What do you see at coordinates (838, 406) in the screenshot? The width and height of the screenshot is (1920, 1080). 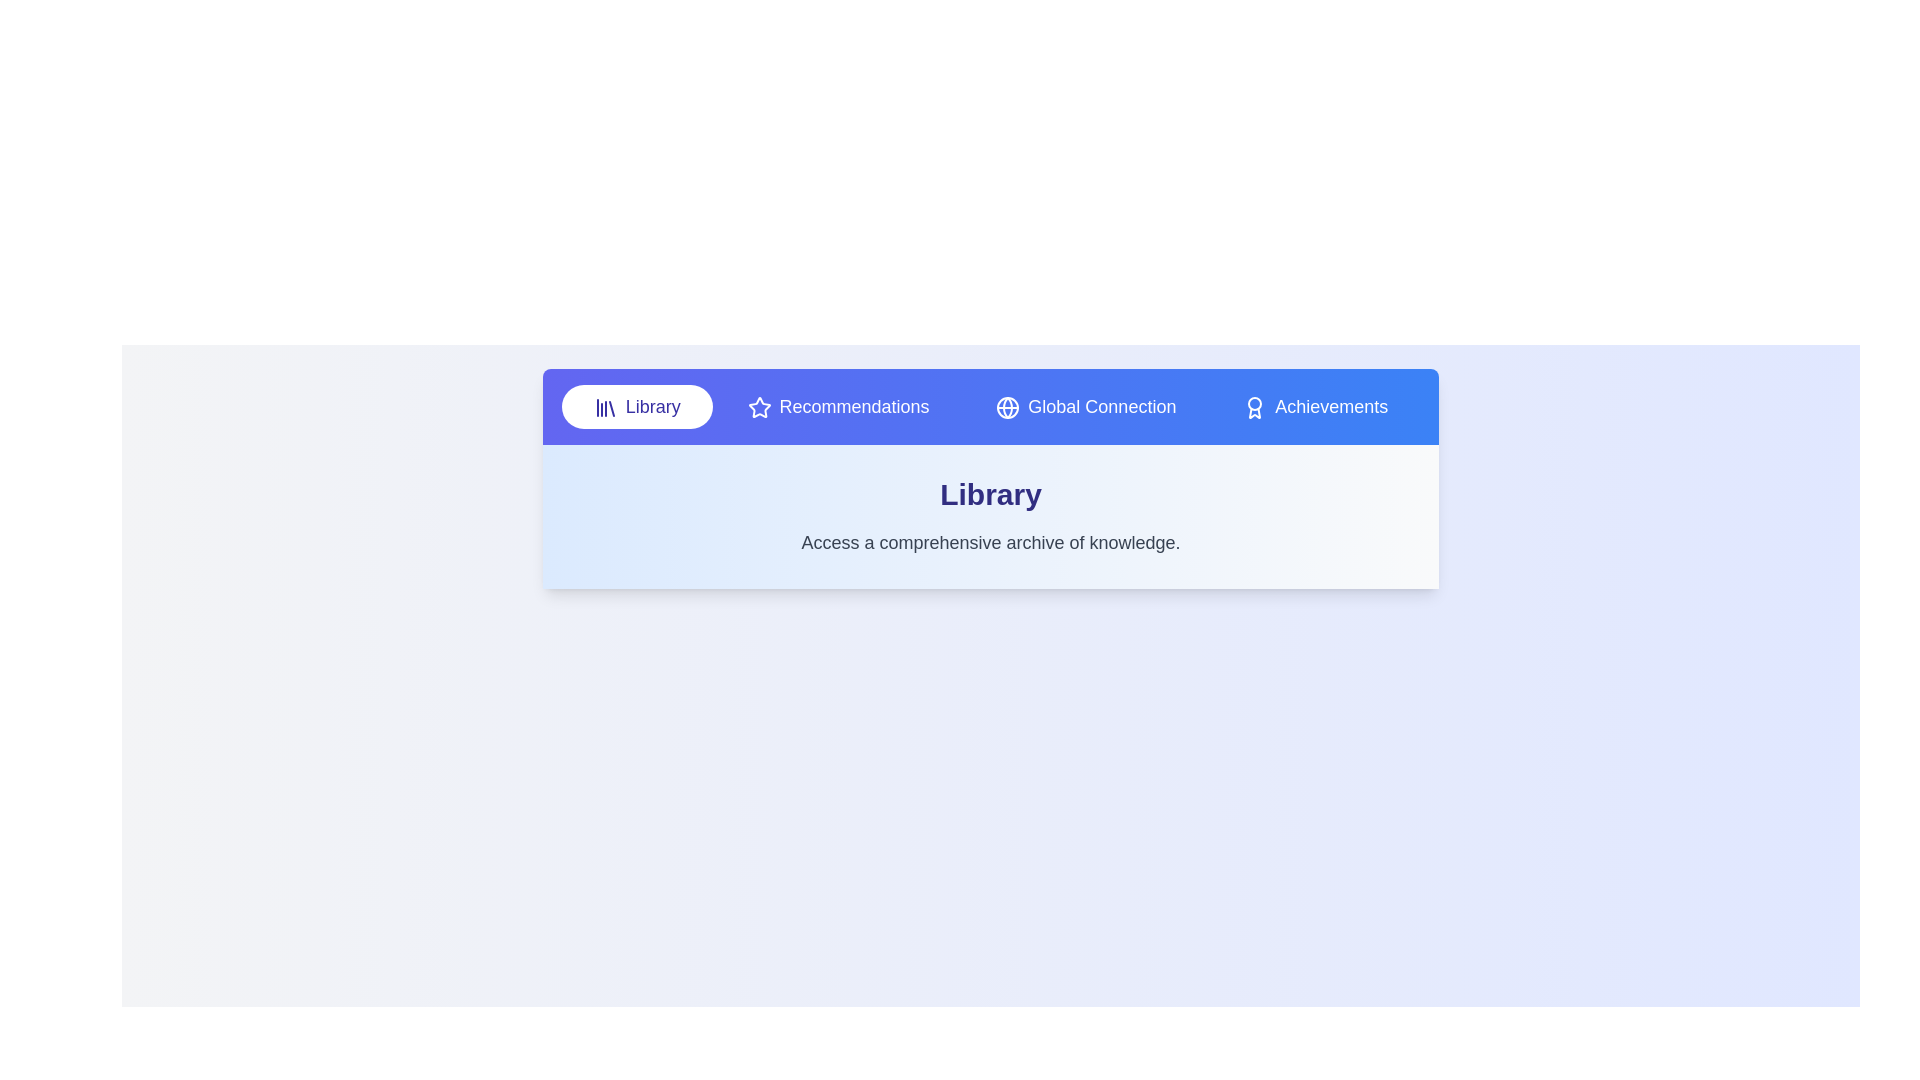 I see `the tab labeled Recommendations to switch to the corresponding view` at bounding box center [838, 406].